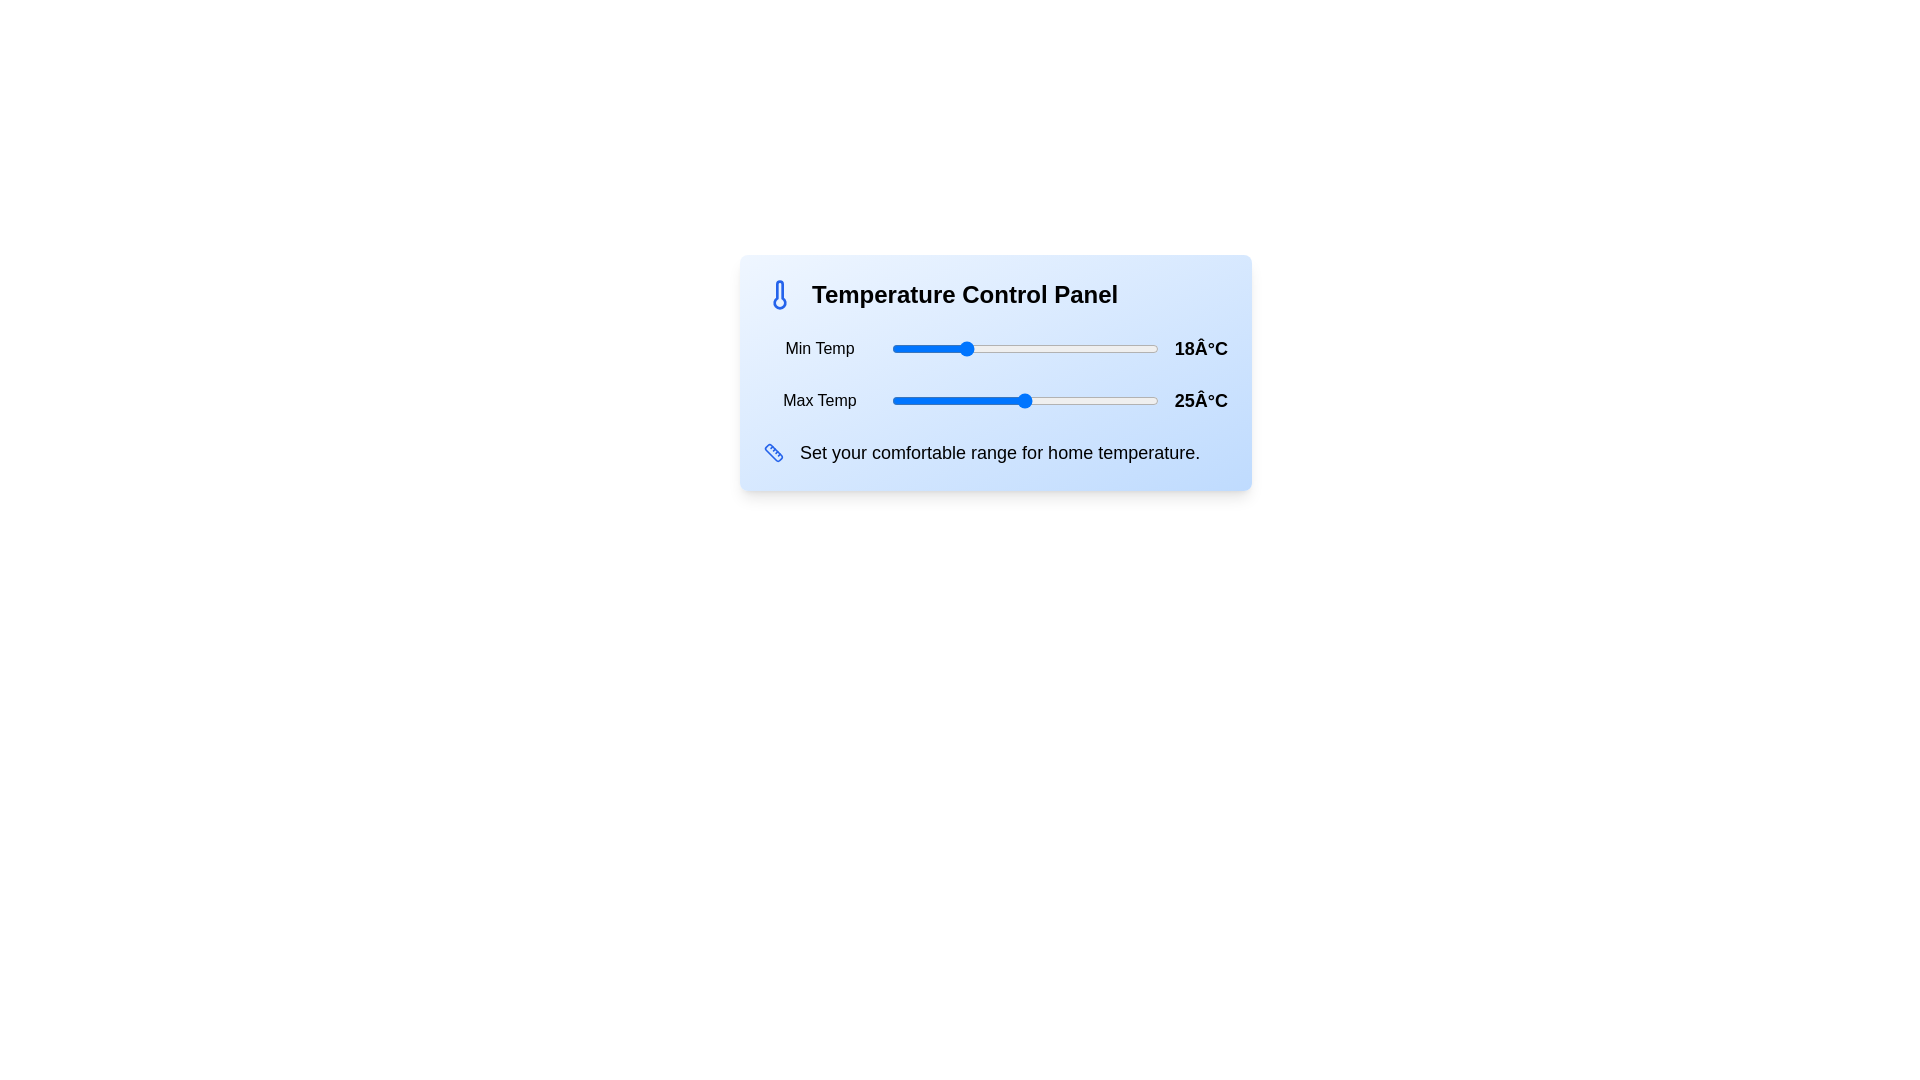 Image resolution: width=1920 pixels, height=1080 pixels. What do you see at coordinates (1025, 401) in the screenshot?
I see `the temperature slider to set the temperature to 25°C` at bounding box center [1025, 401].